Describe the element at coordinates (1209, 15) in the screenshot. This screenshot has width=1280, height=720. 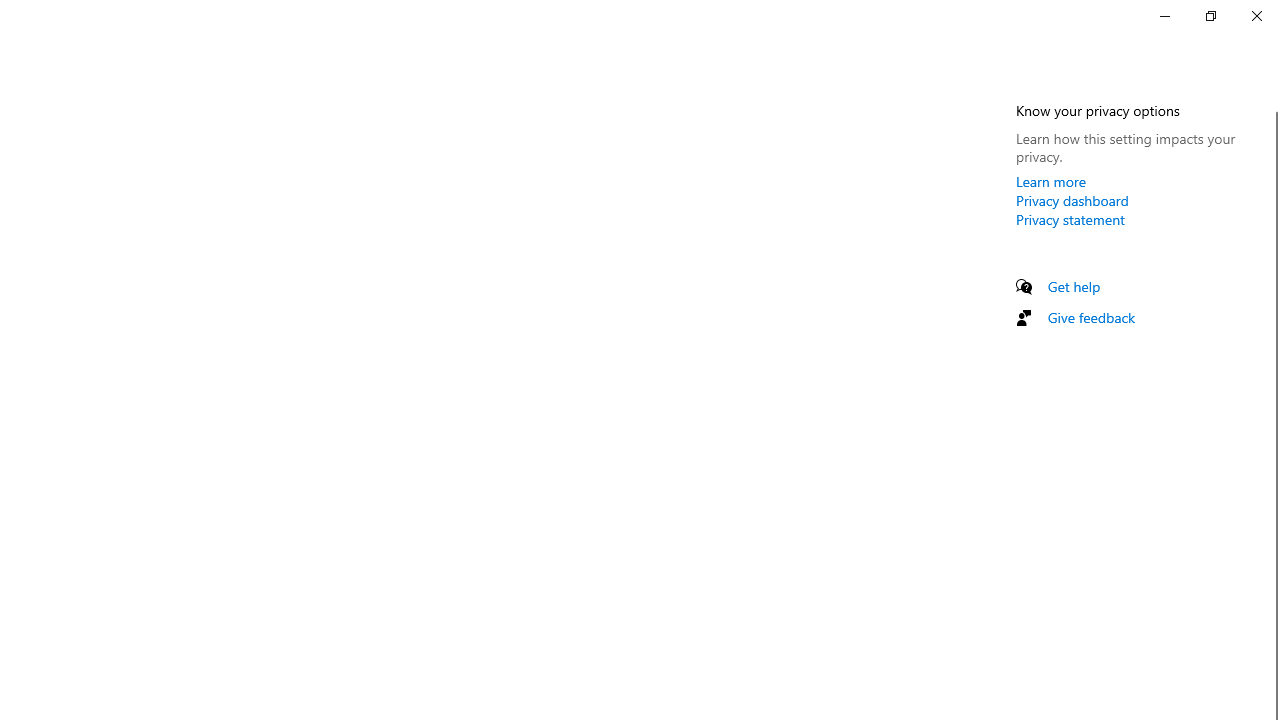
I see `'Restore Settings'` at that location.